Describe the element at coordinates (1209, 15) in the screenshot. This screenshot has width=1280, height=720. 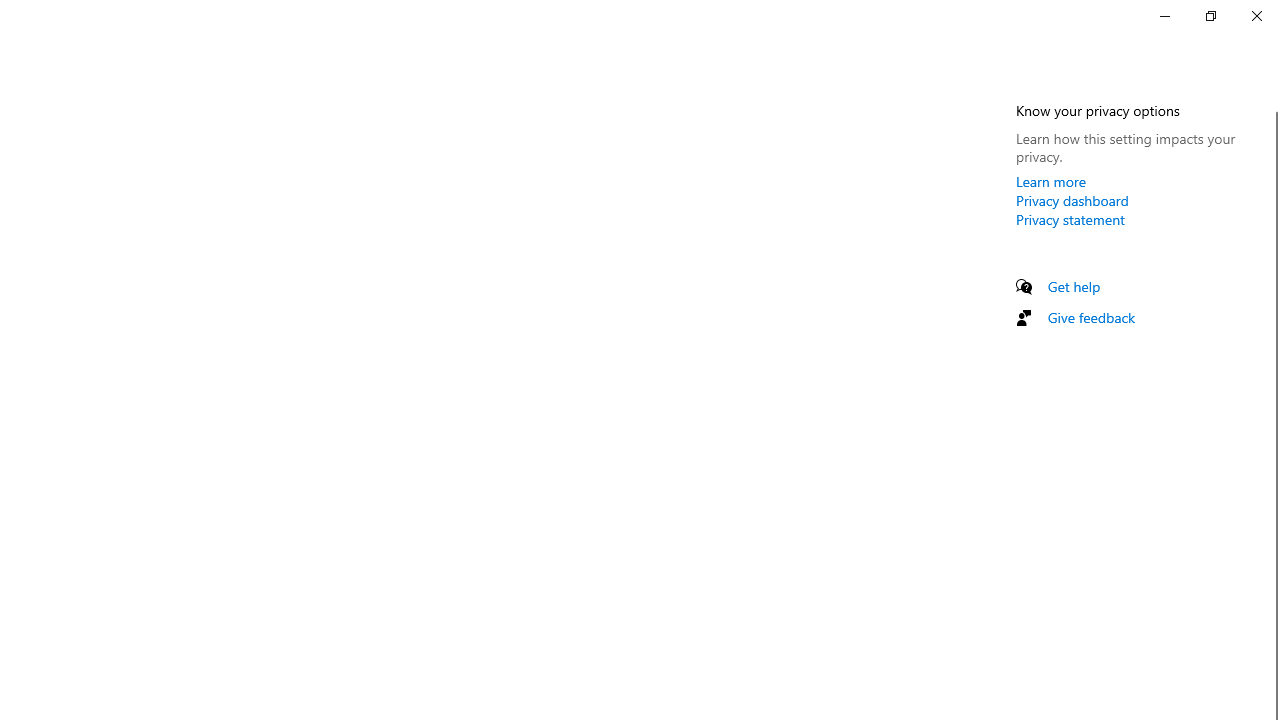
I see `'Restore Settings'` at that location.